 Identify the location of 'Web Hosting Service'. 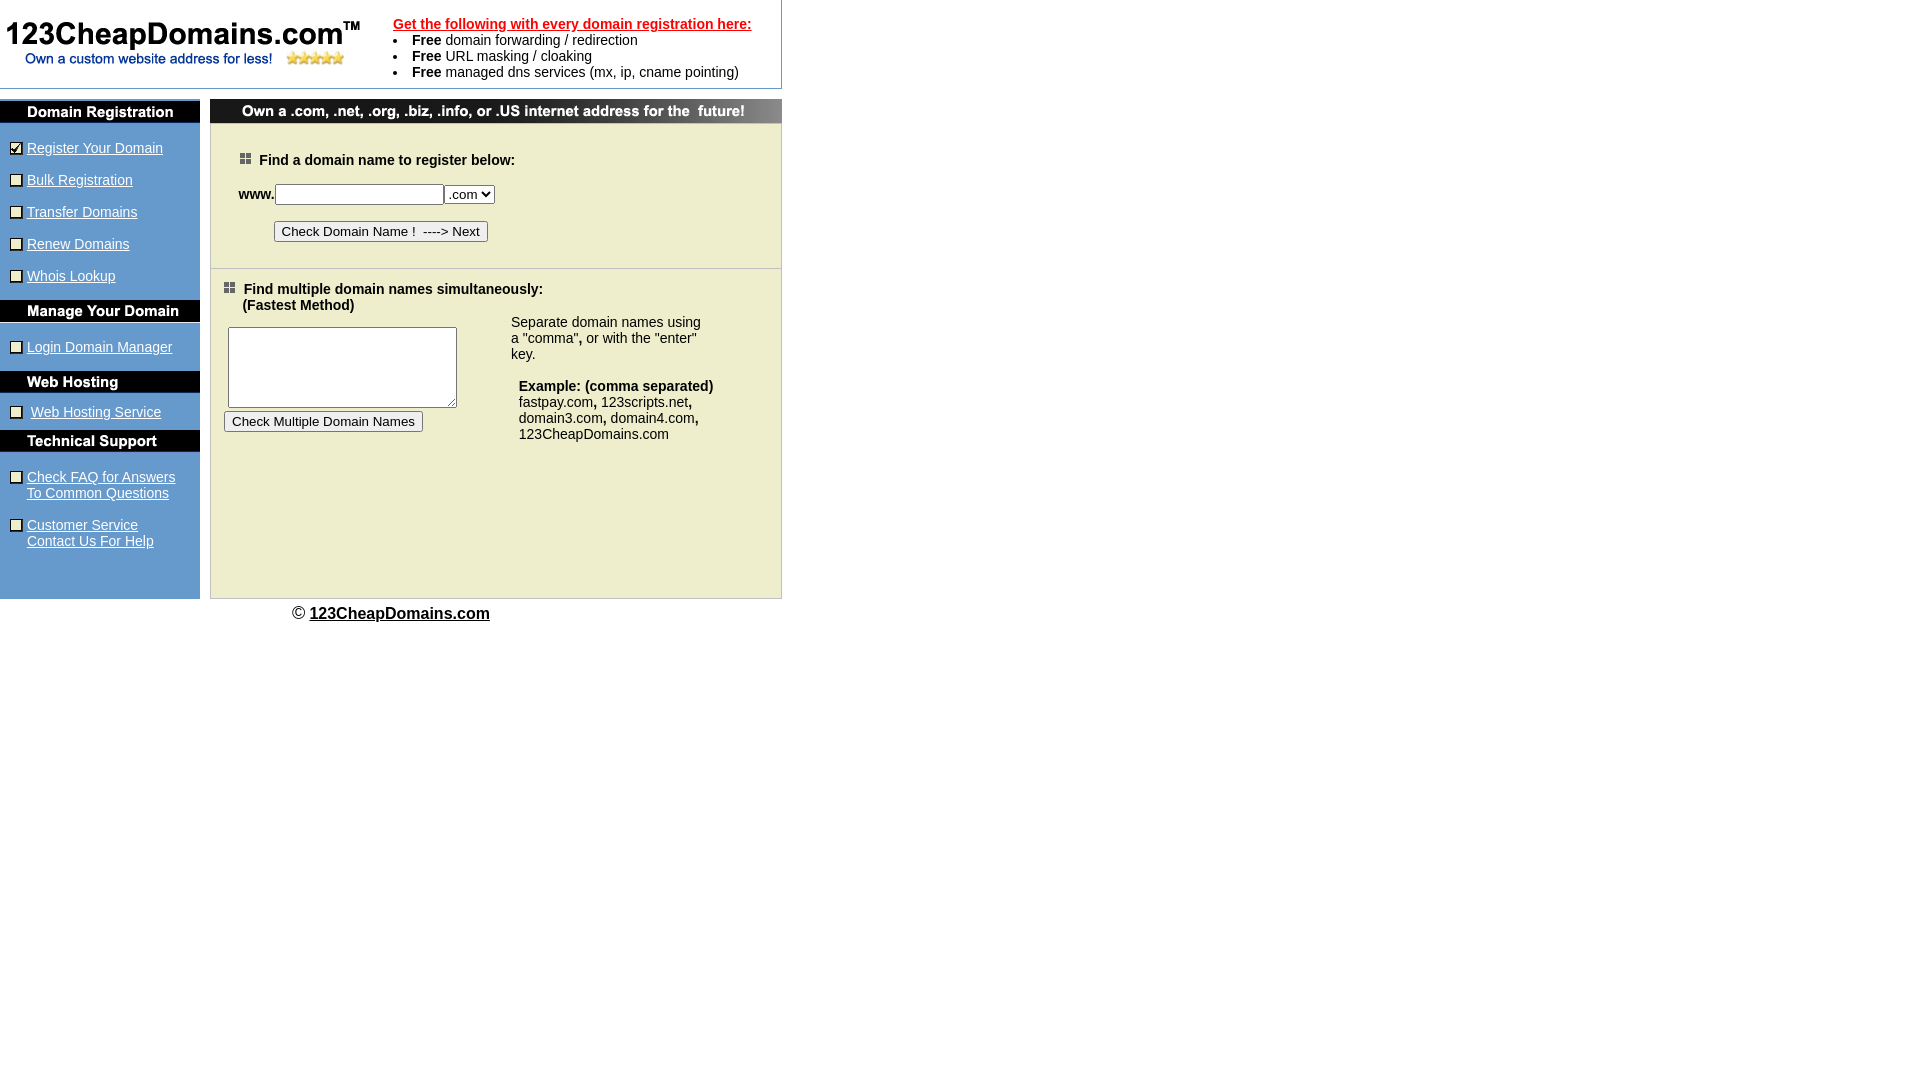
(95, 411).